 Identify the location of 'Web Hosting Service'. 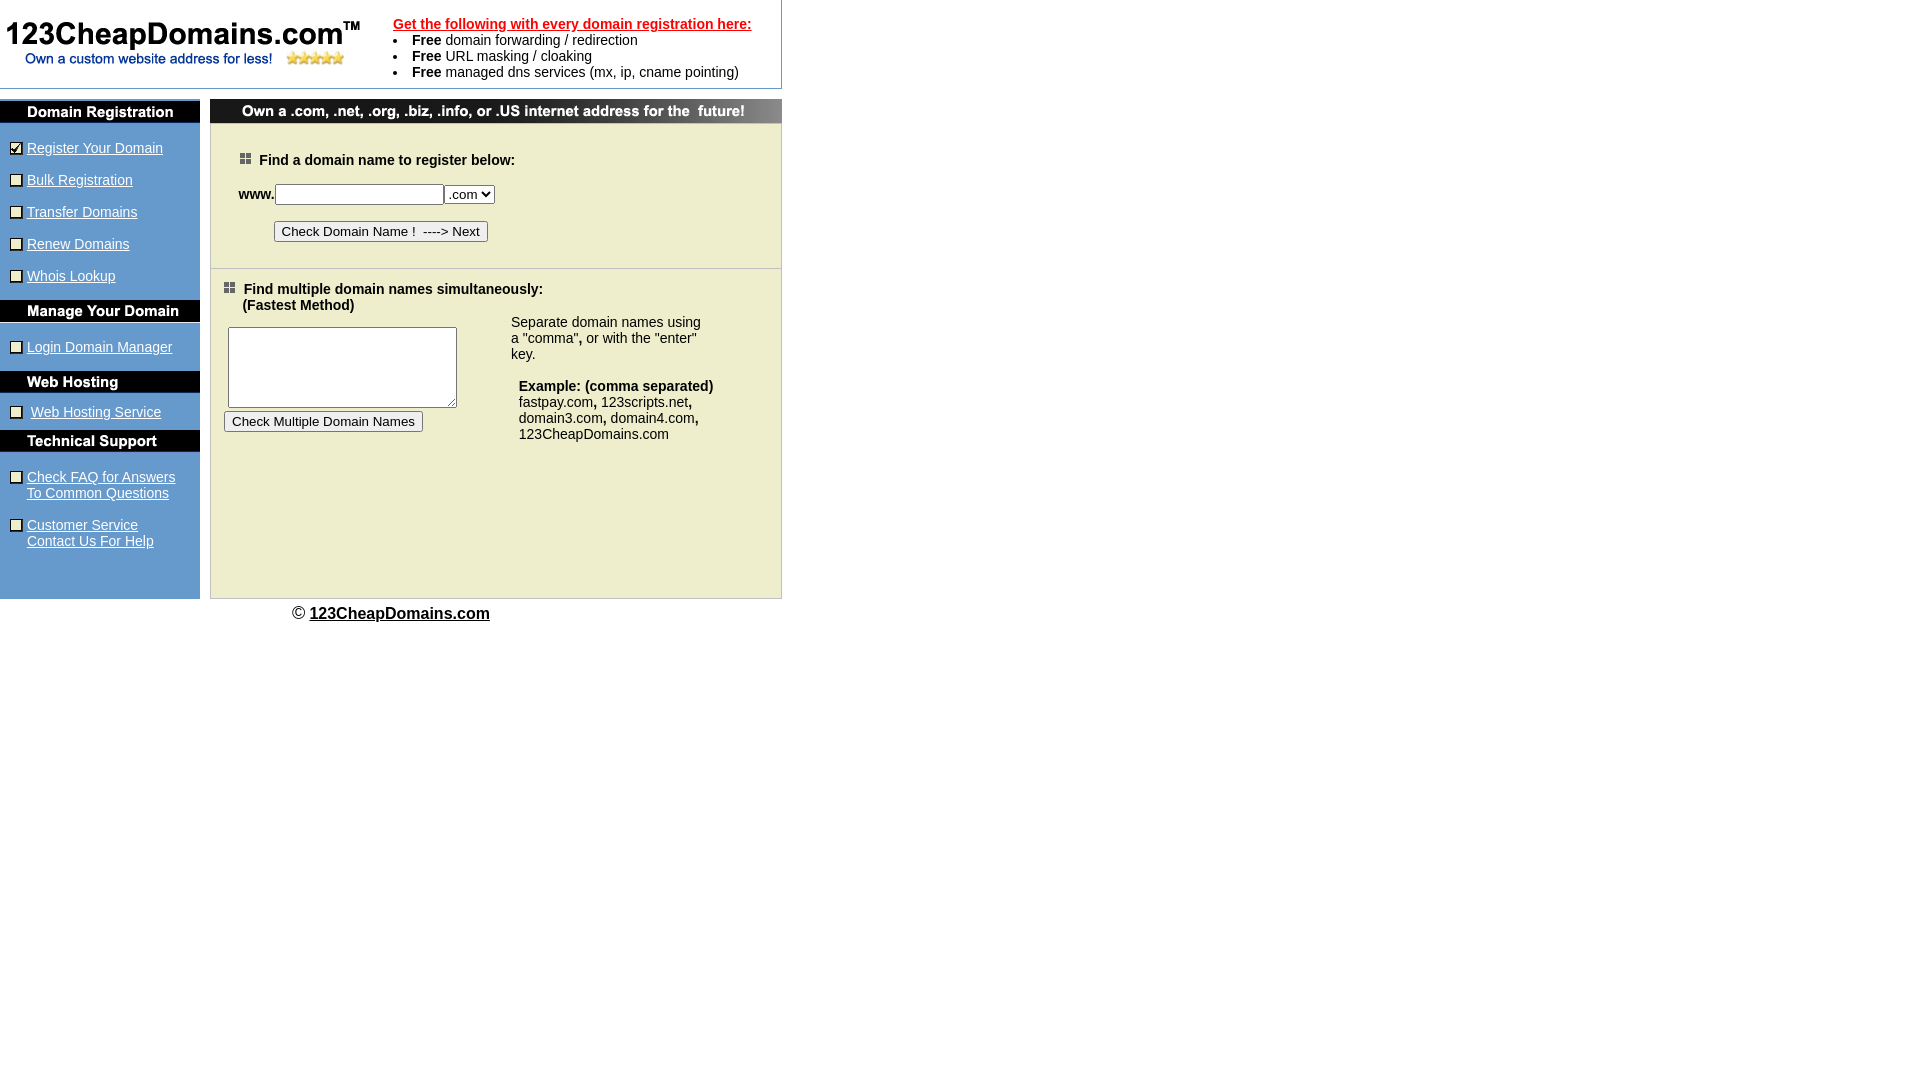
(95, 411).